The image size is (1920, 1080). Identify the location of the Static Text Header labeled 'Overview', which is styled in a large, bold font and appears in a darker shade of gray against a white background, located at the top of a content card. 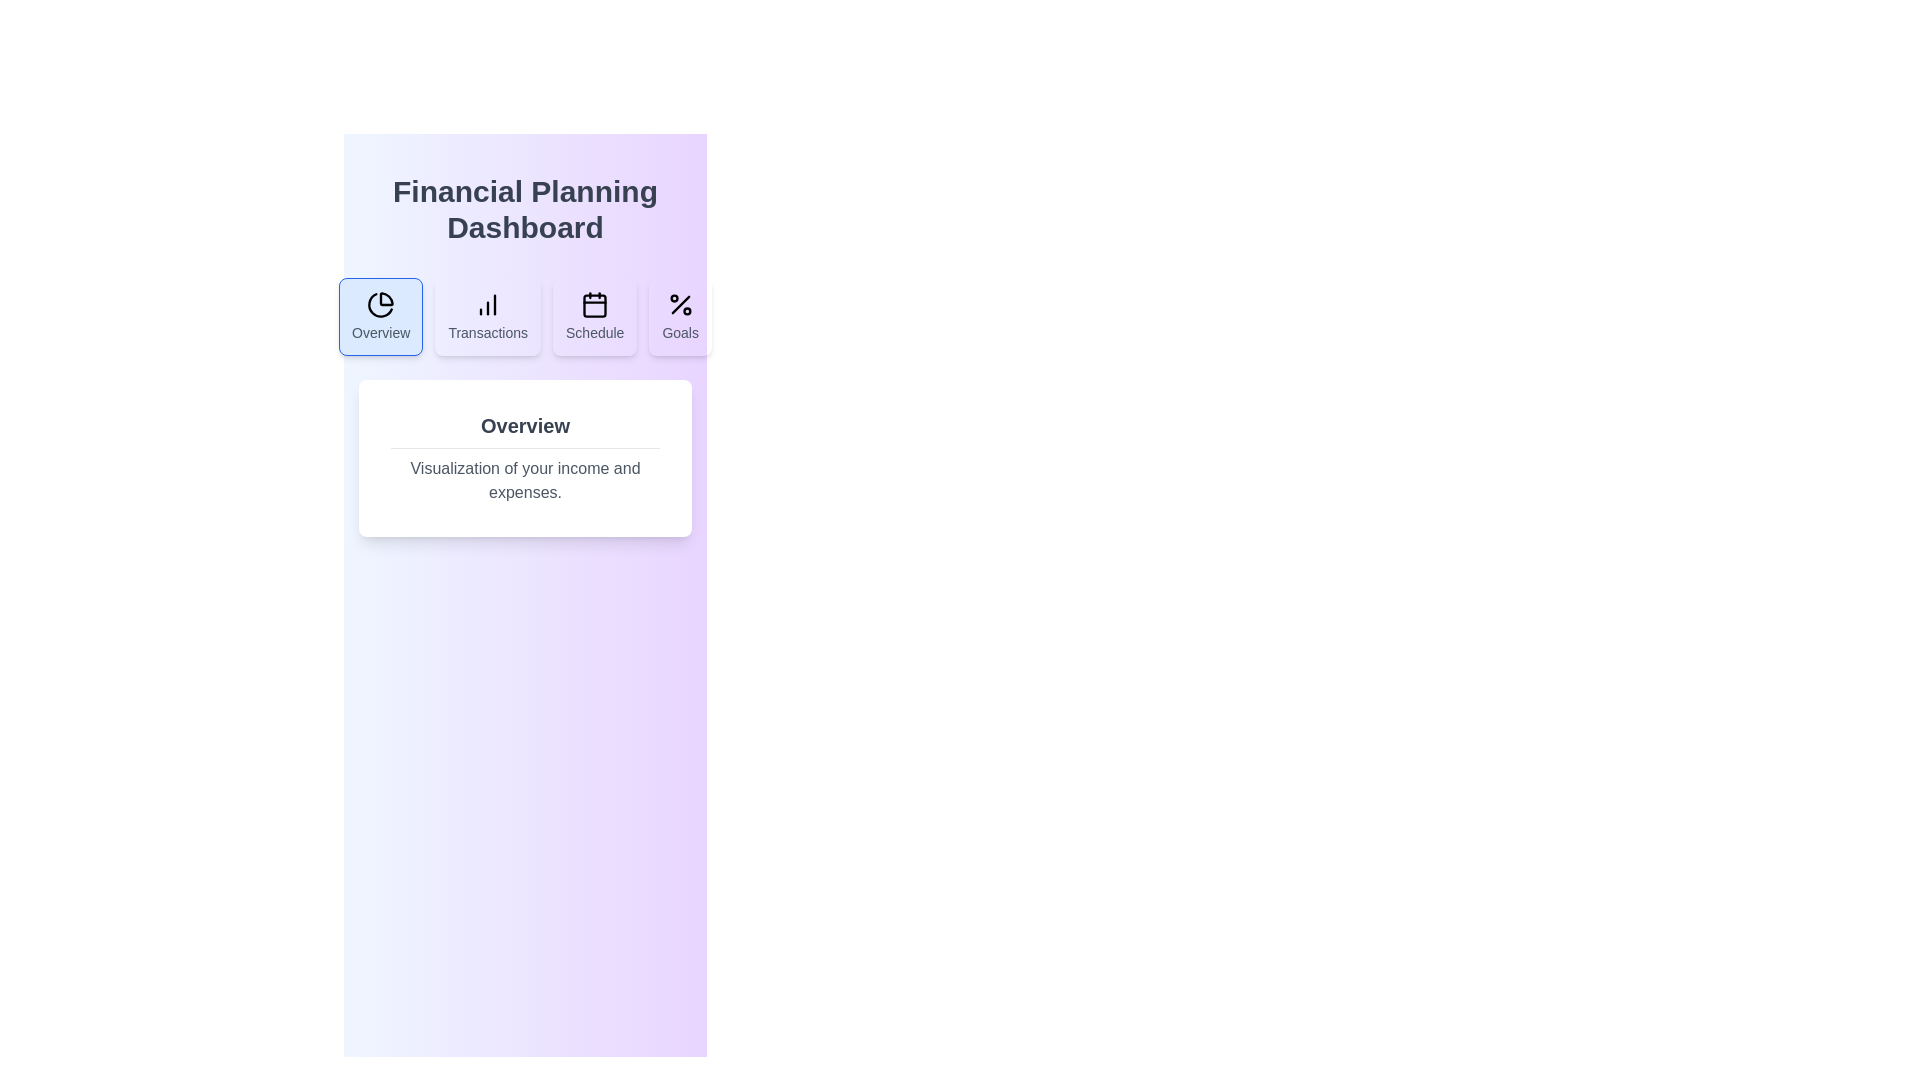
(525, 429).